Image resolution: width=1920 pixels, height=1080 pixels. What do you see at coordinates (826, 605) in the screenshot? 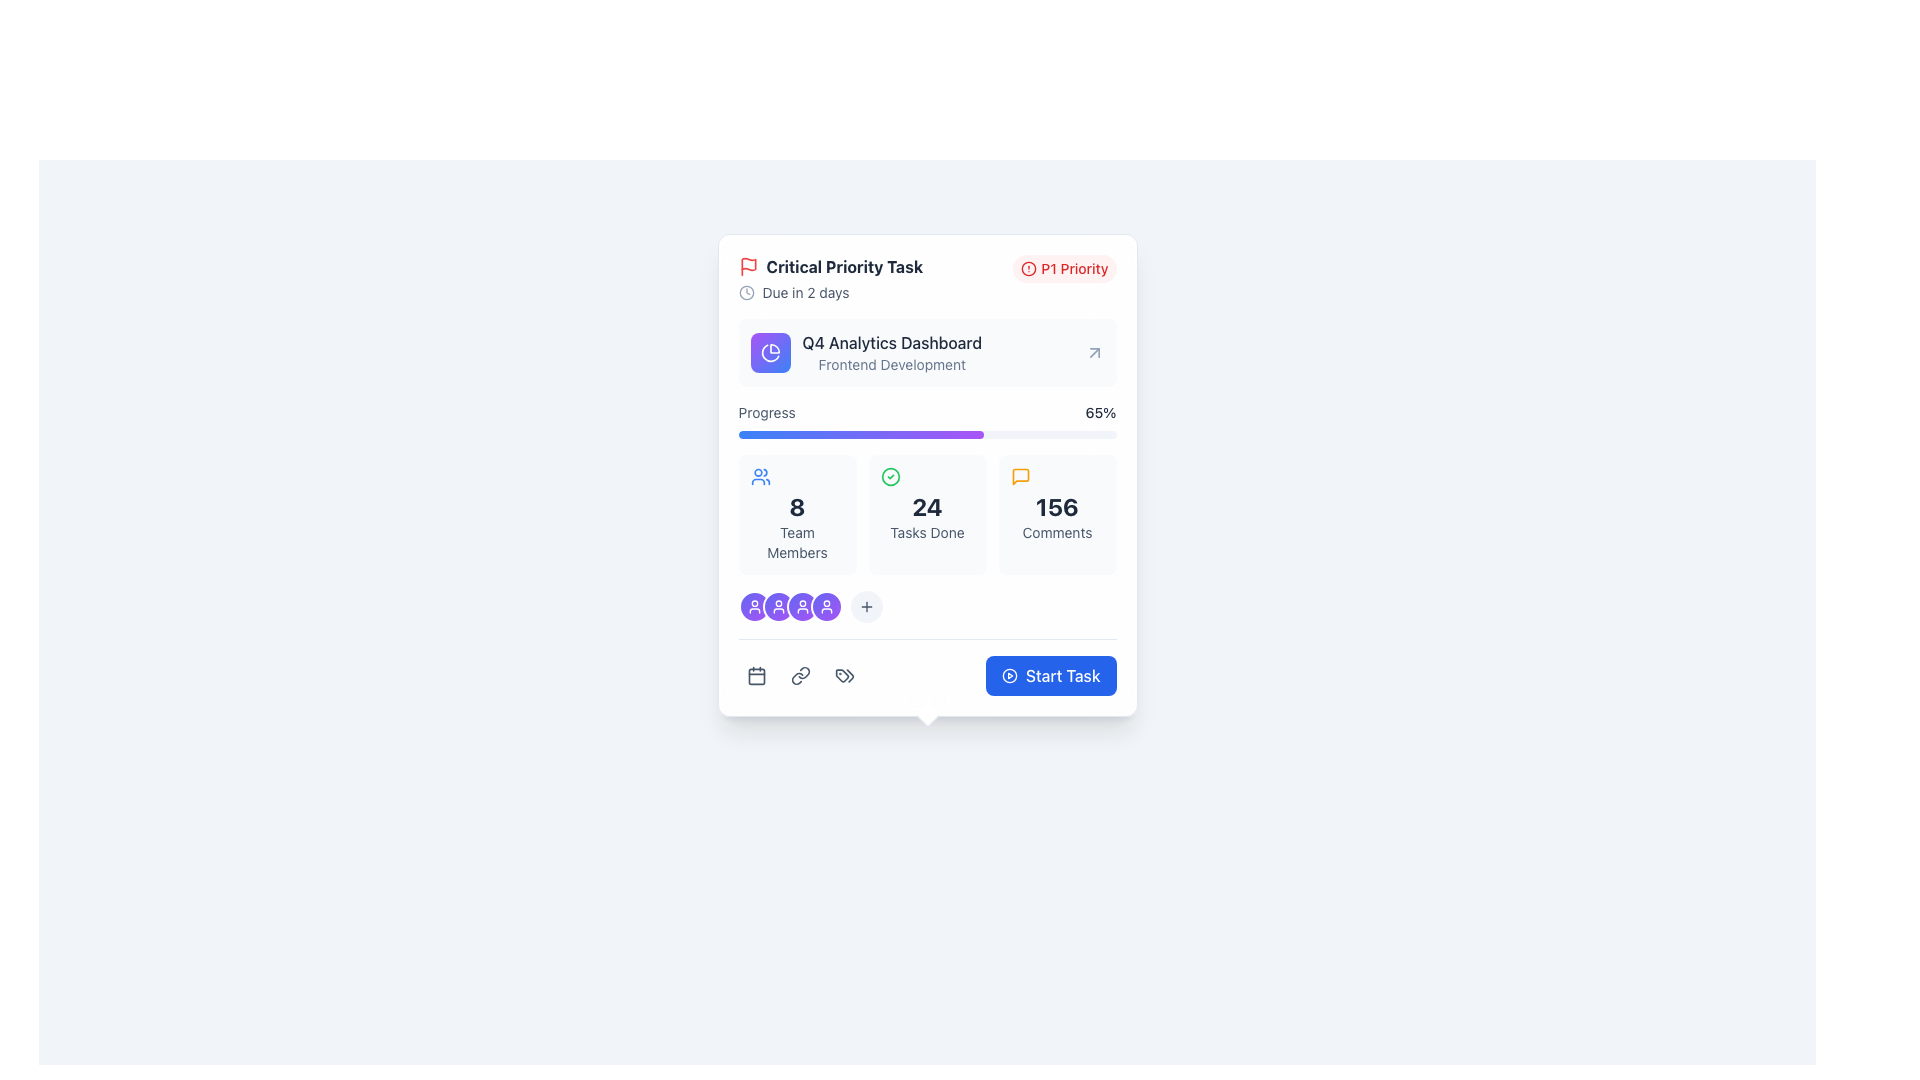
I see `the user profile icon representing a team member, located in the lower center area of the card, which is the first item from the left in a row of similar circles` at bounding box center [826, 605].